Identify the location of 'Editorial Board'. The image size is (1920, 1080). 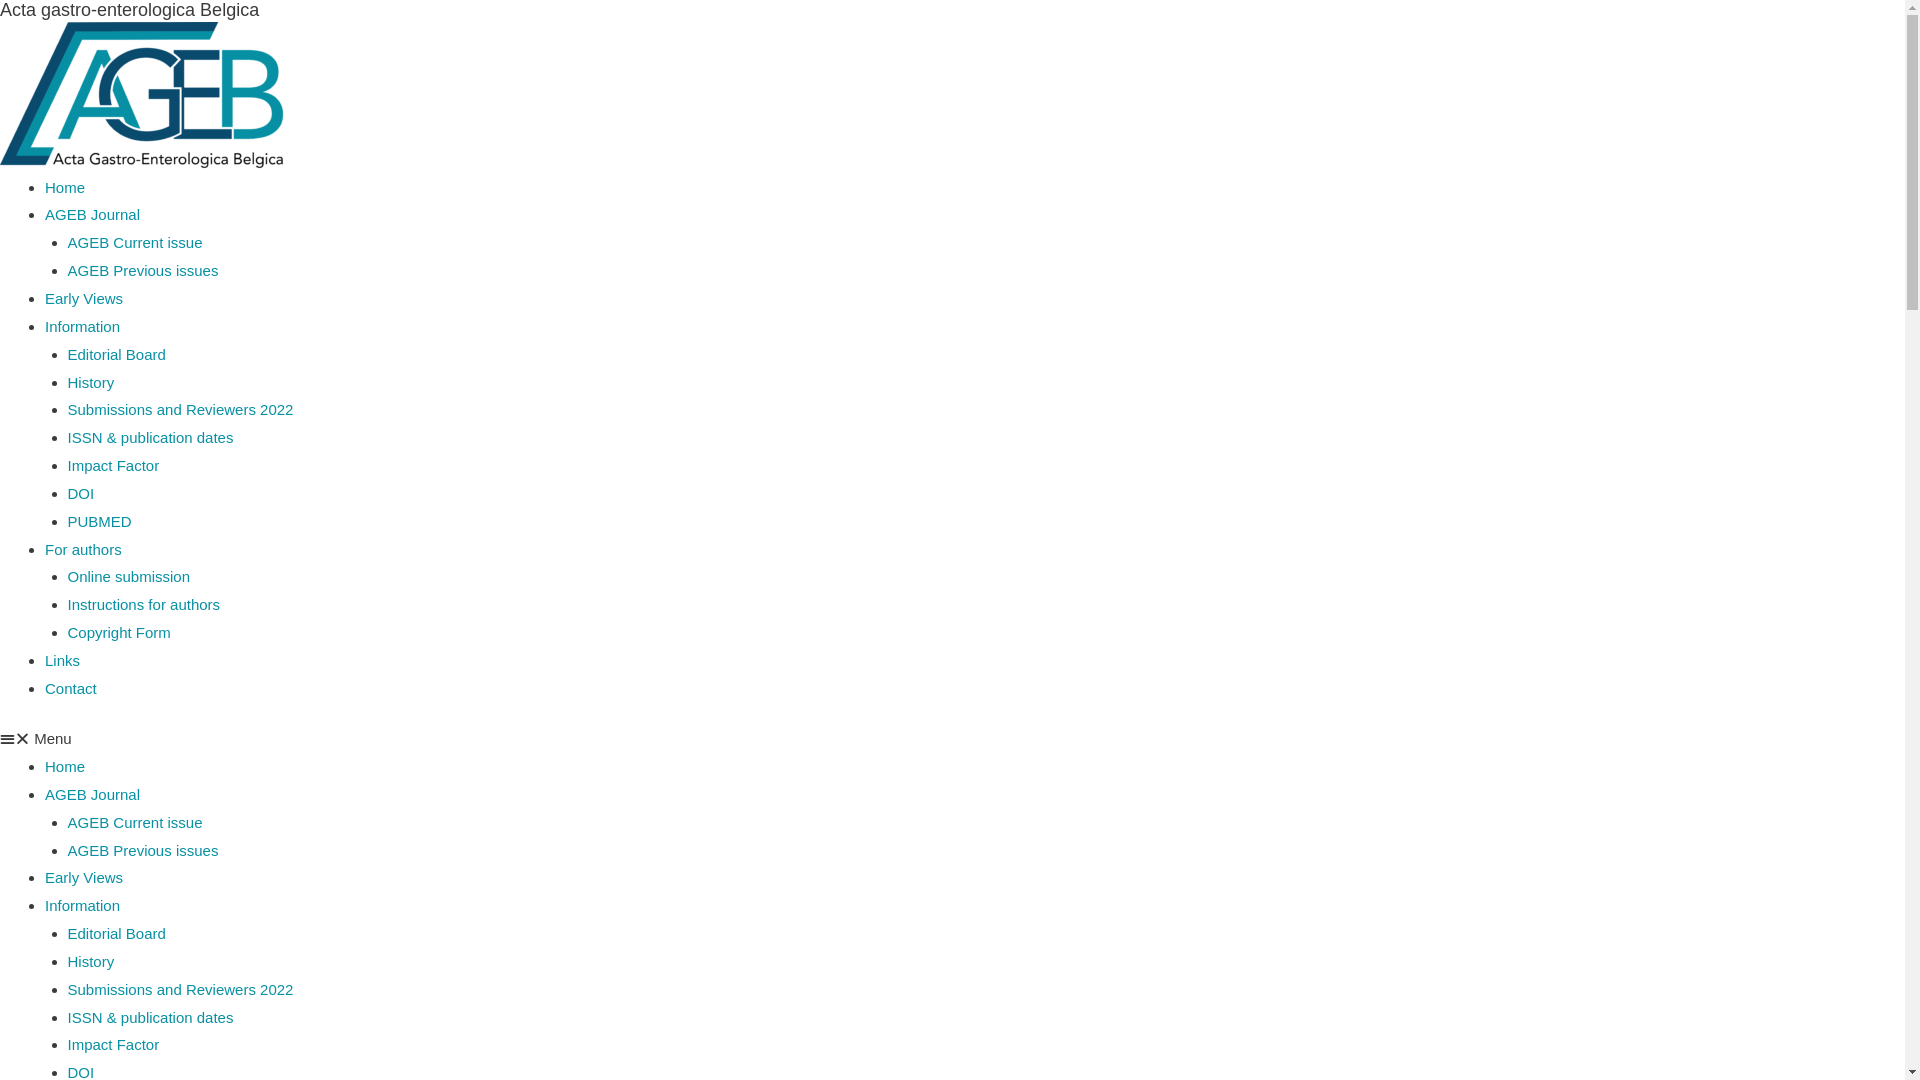
(67, 353).